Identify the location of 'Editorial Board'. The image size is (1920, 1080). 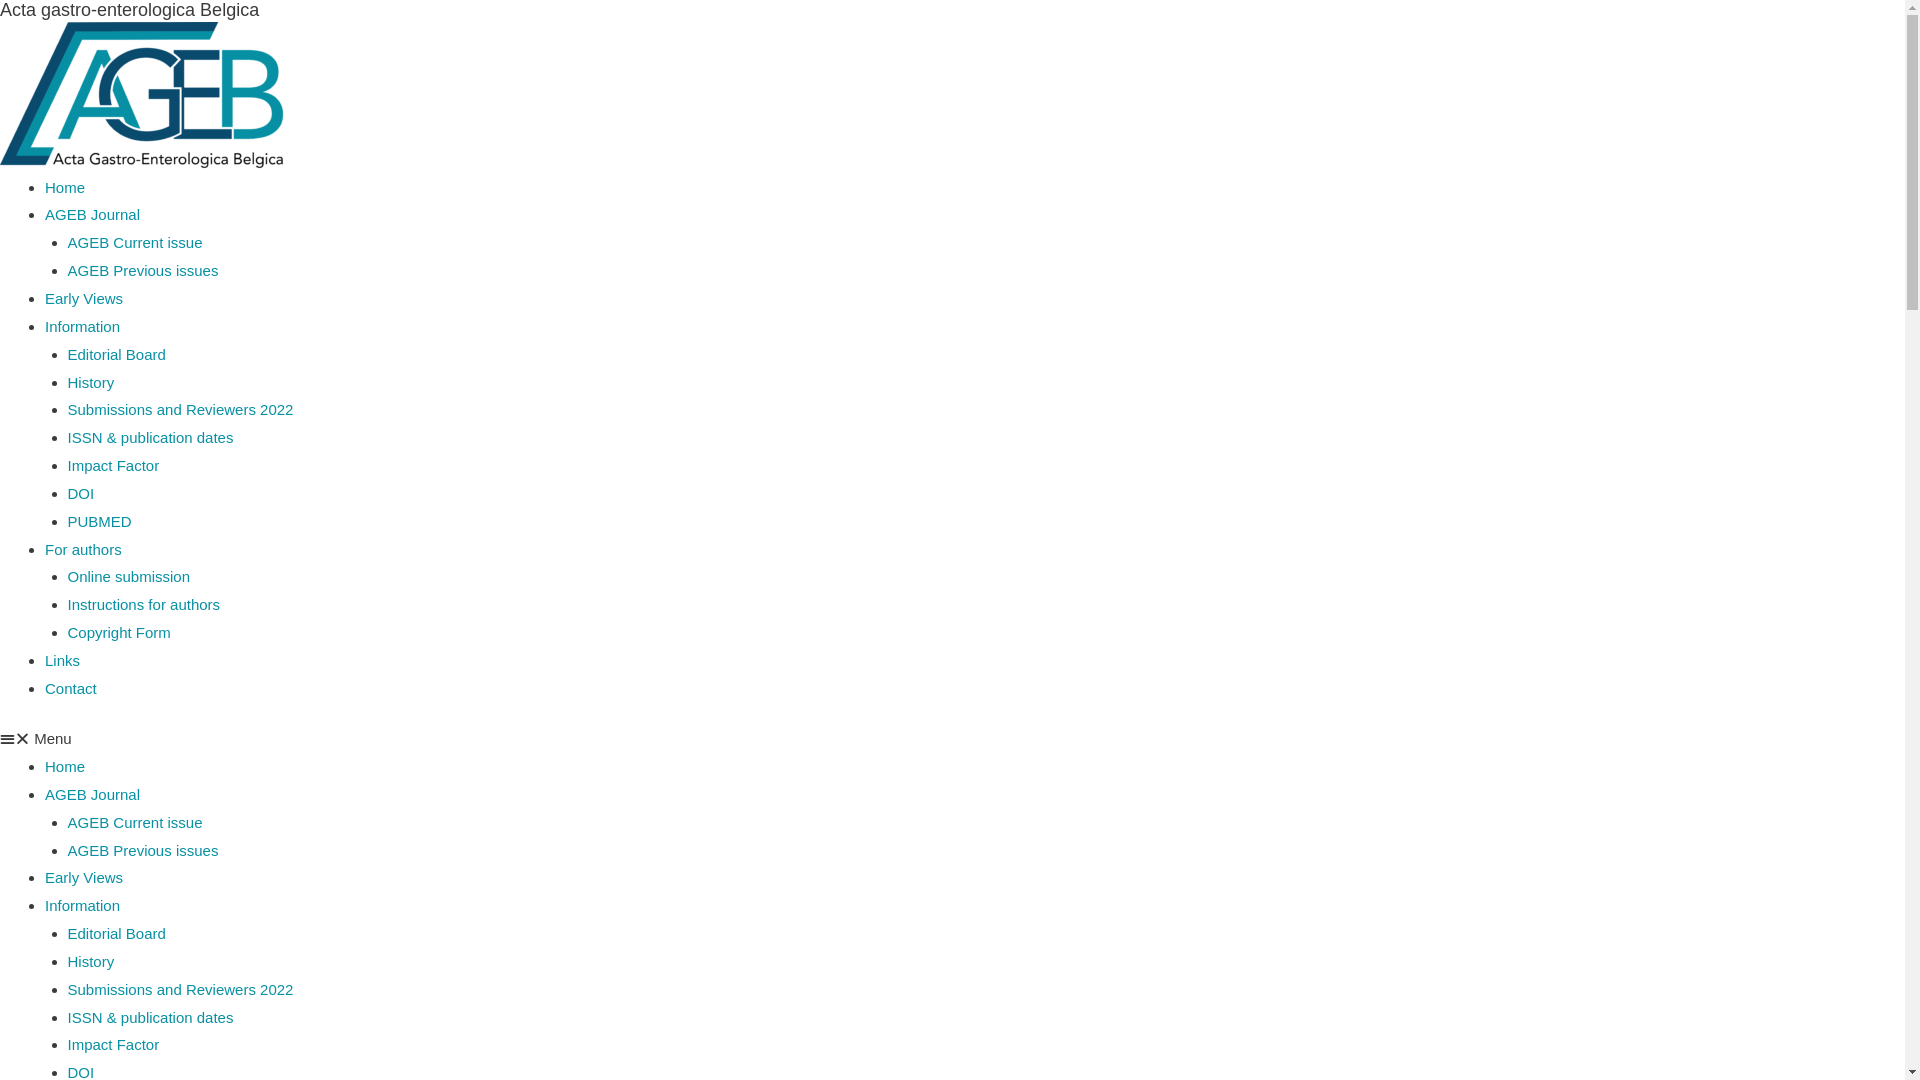
(67, 353).